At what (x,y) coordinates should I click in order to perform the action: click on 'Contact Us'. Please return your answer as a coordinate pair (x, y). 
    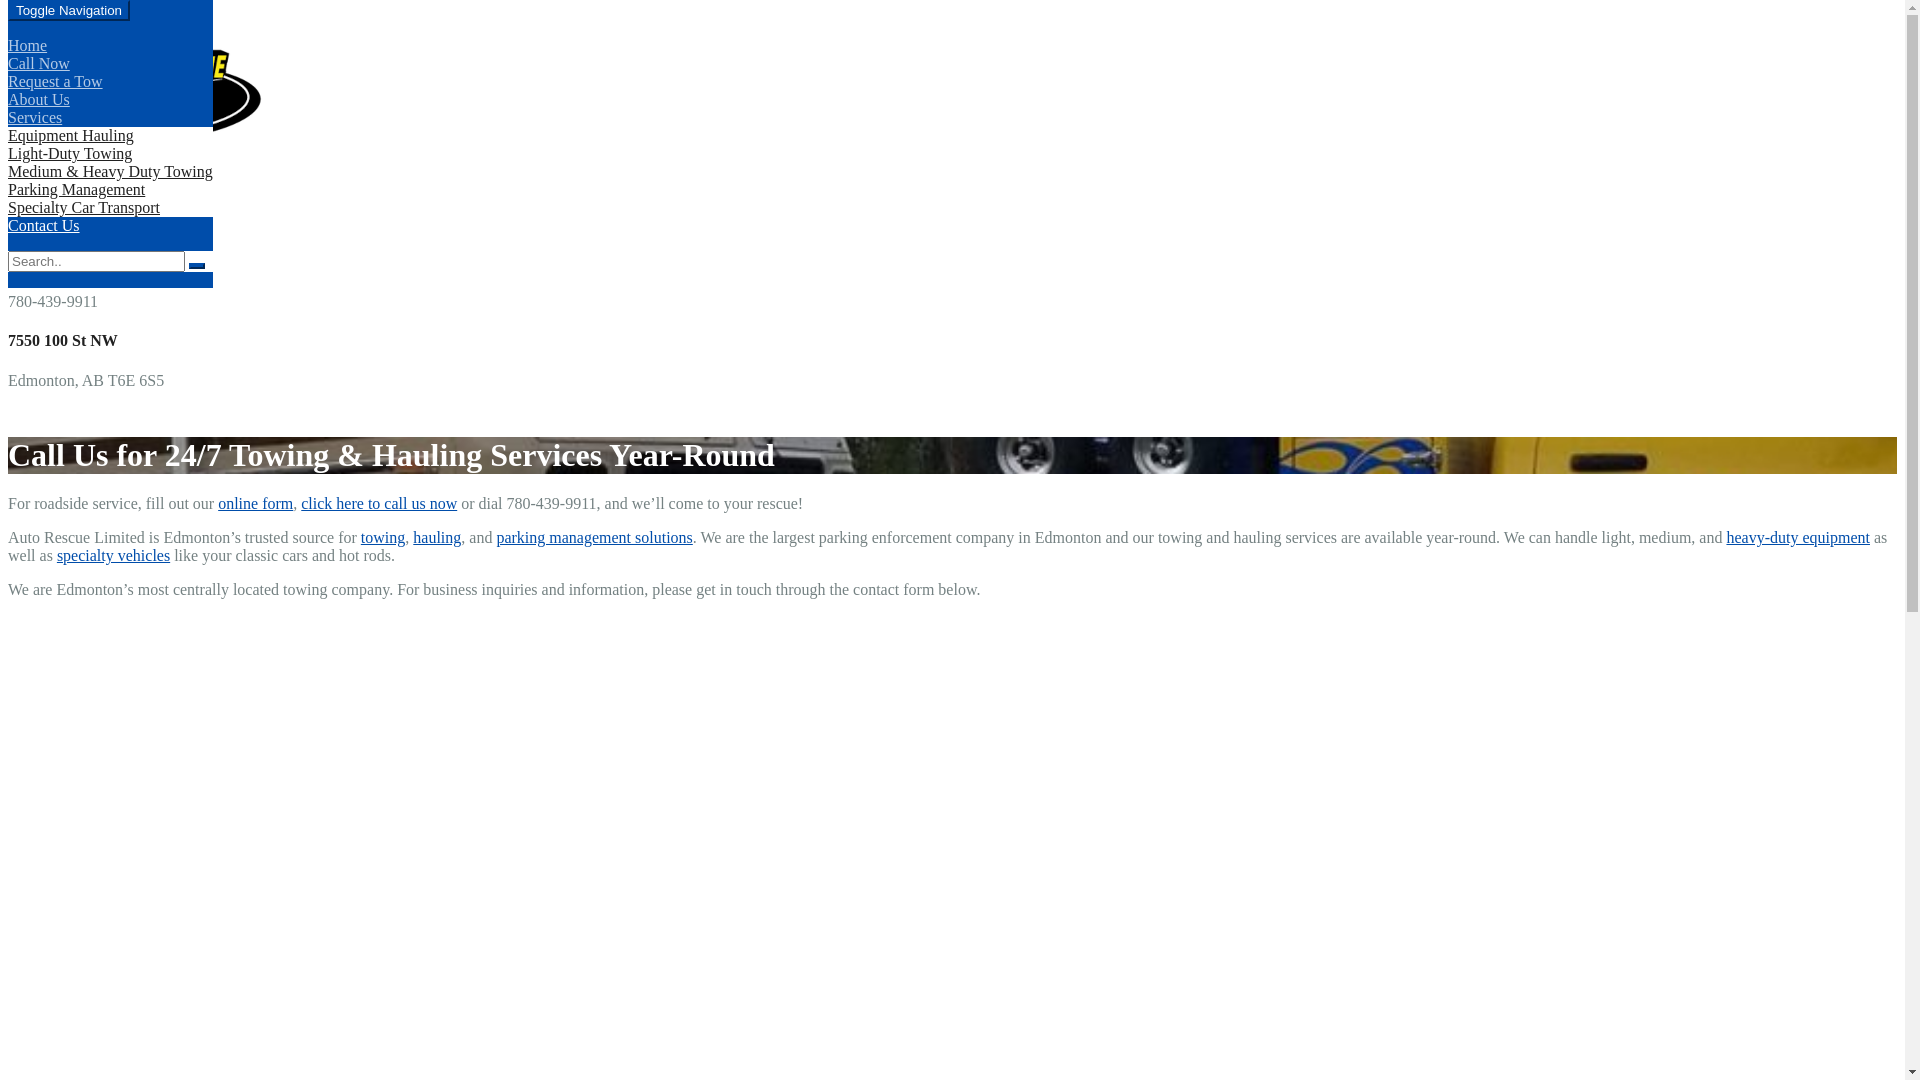
    Looking at the image, I should click on (43, 225).